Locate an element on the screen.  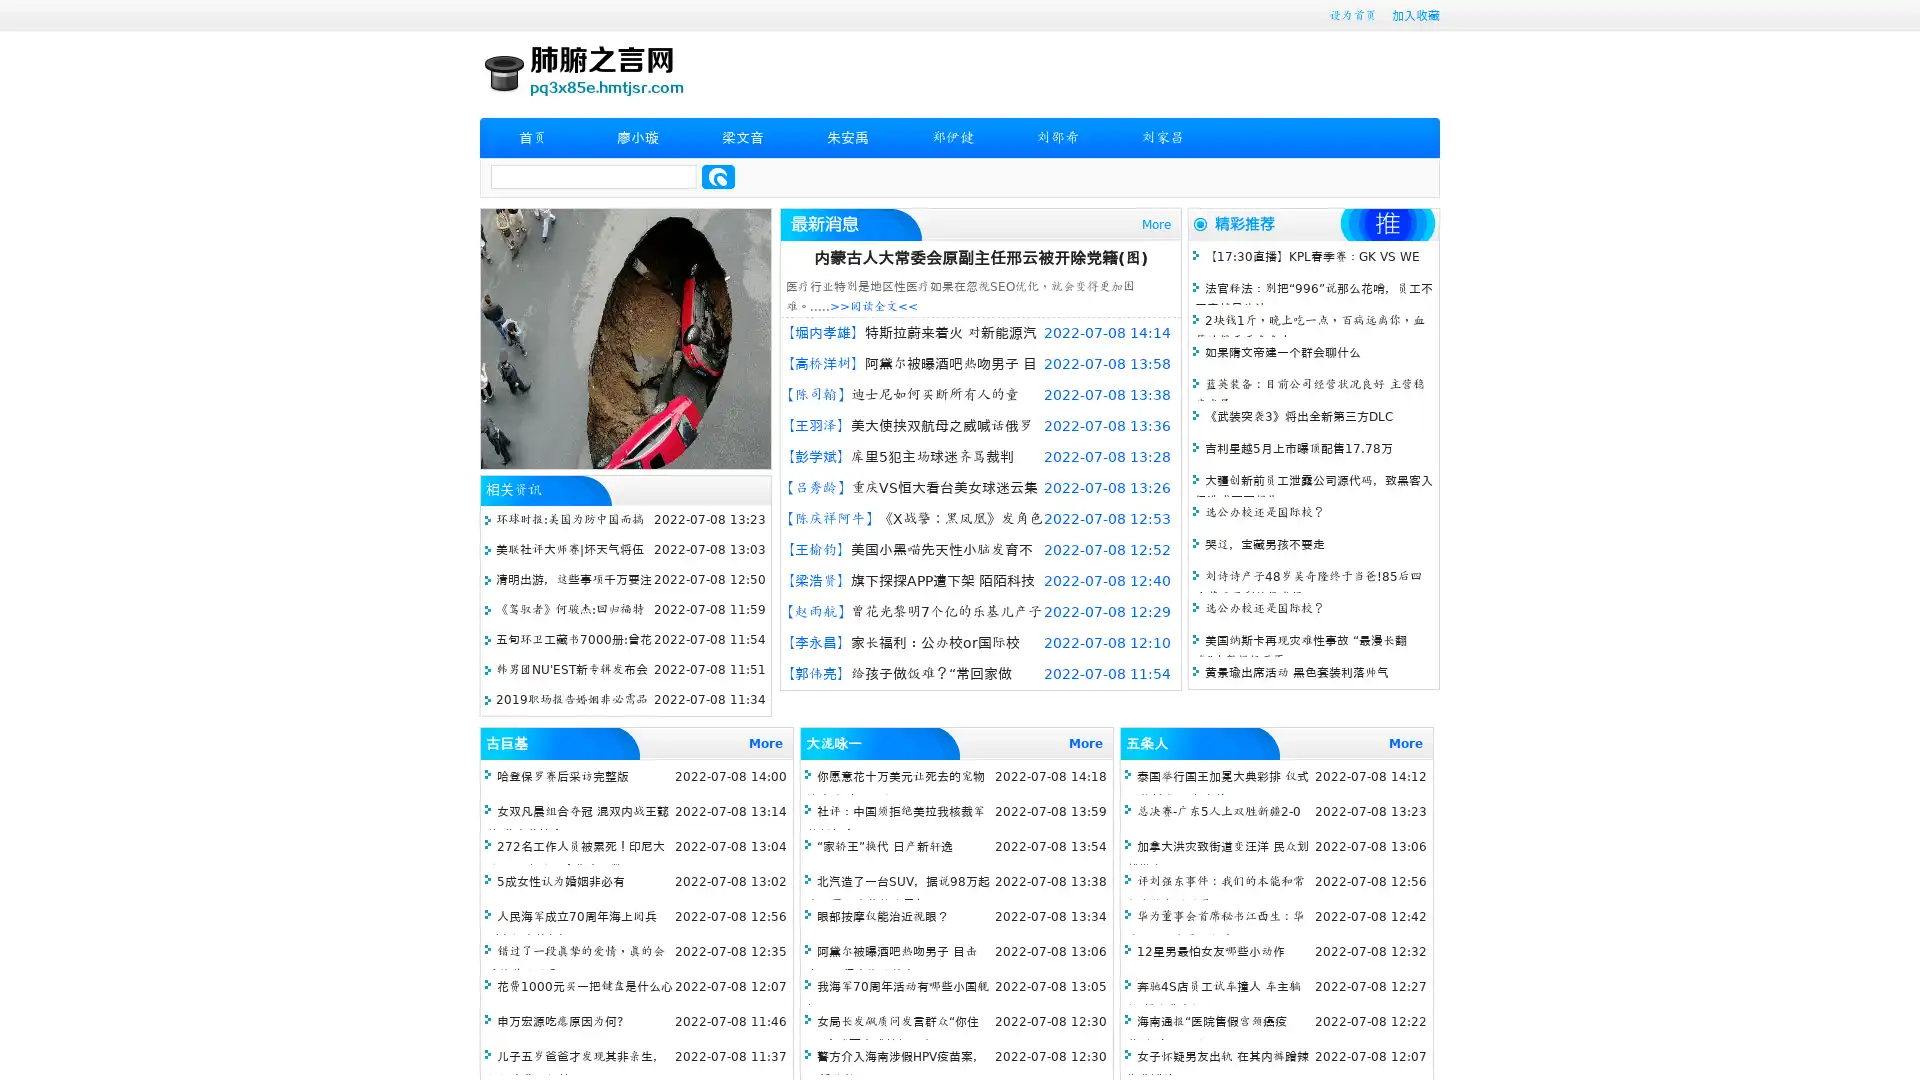
Search is located at coordinates (718, 176).